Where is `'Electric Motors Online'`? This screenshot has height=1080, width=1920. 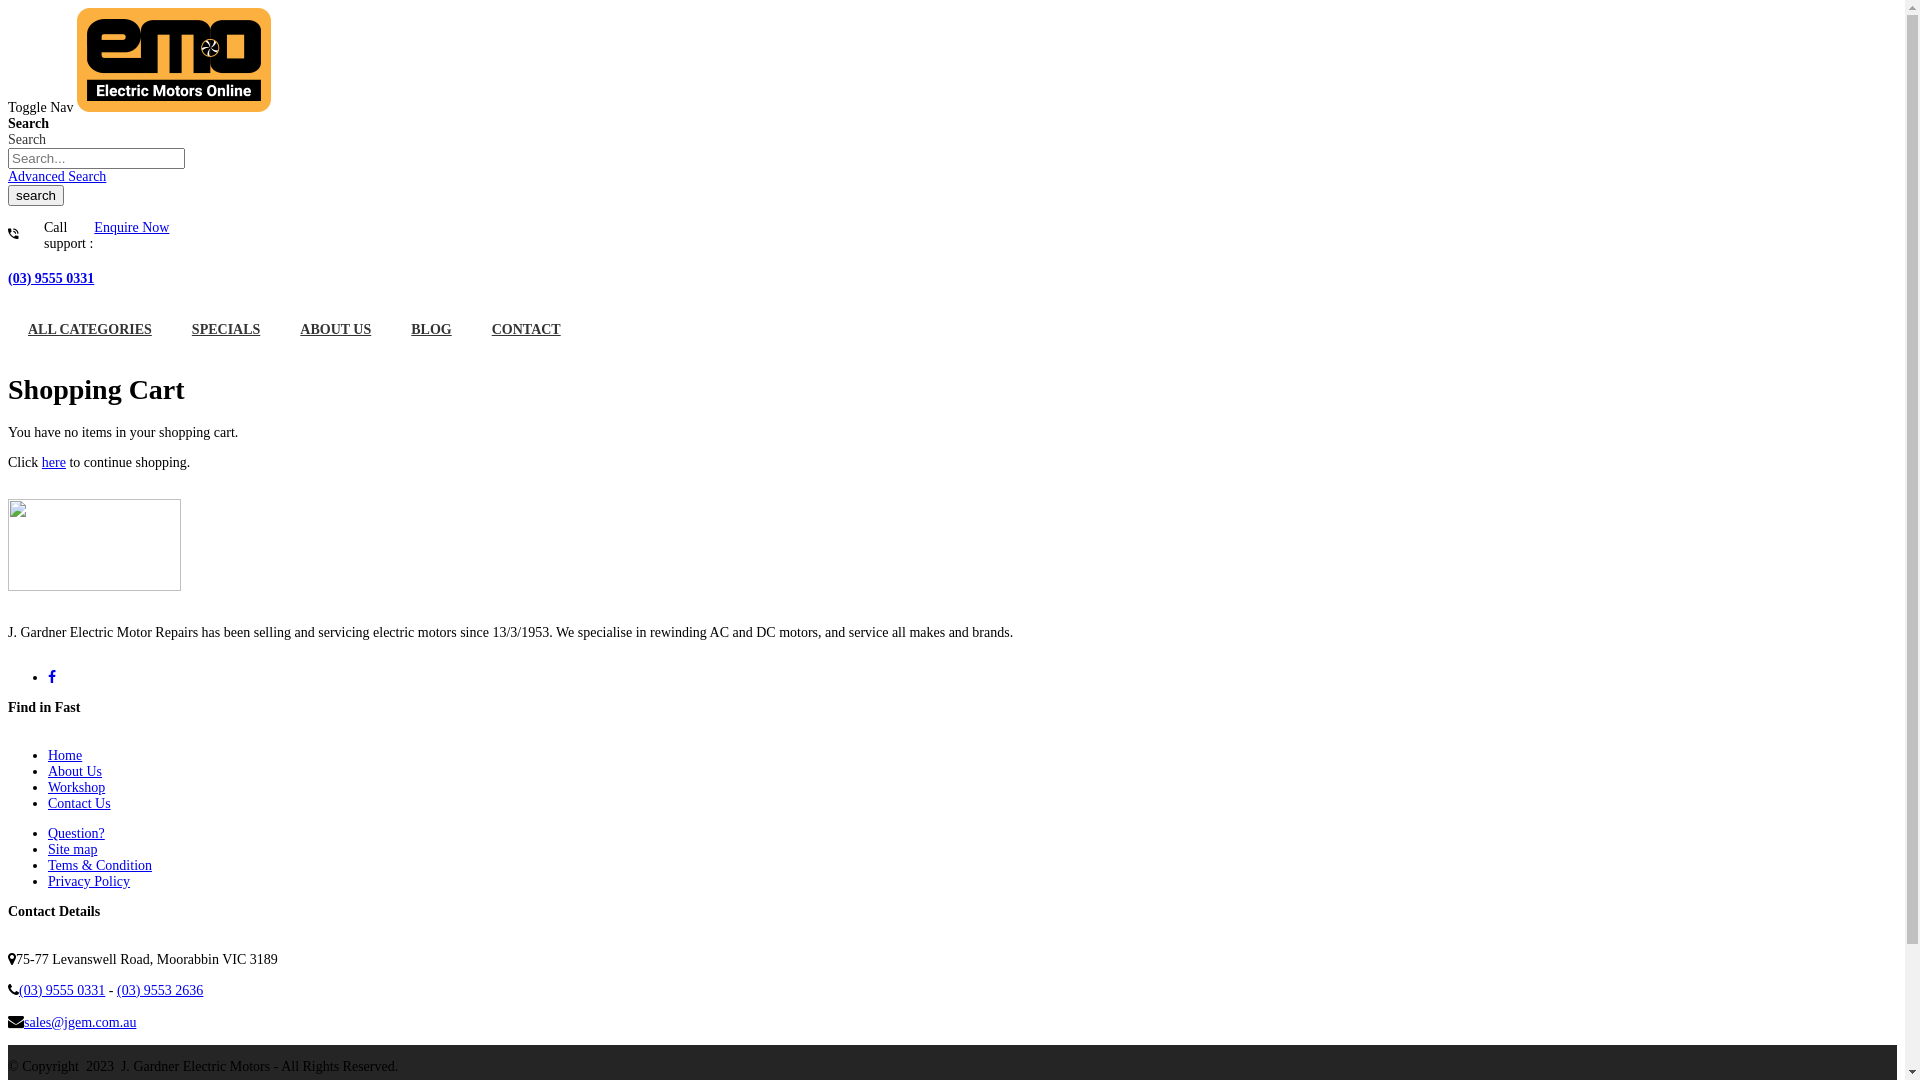 'Electric Motors Online' is located at coordinates (173, 107).